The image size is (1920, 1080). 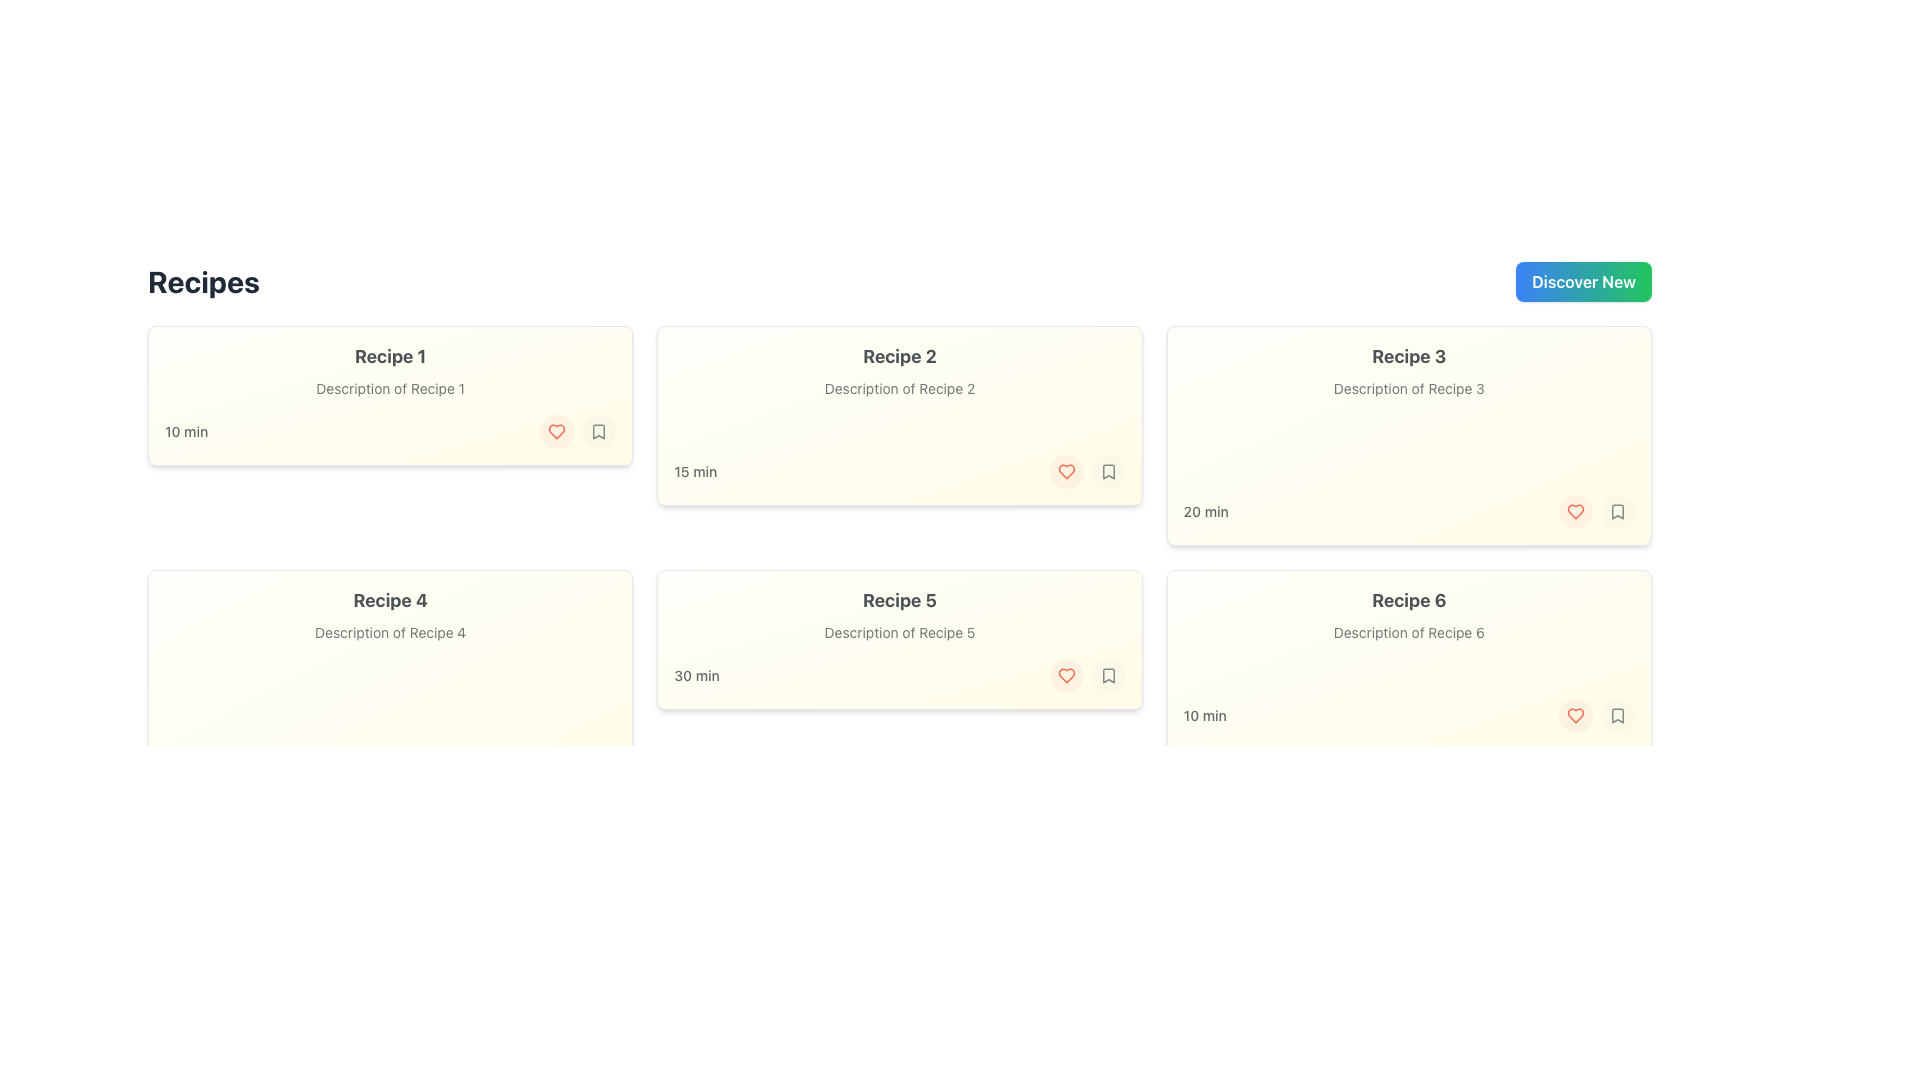 What do you see at coordinates (696, 675) in the screenshot?
I see `the static label indicating the duration for 'Recipe 5', located in the bottom-left corner of the card` at bounding box center [696, 675].